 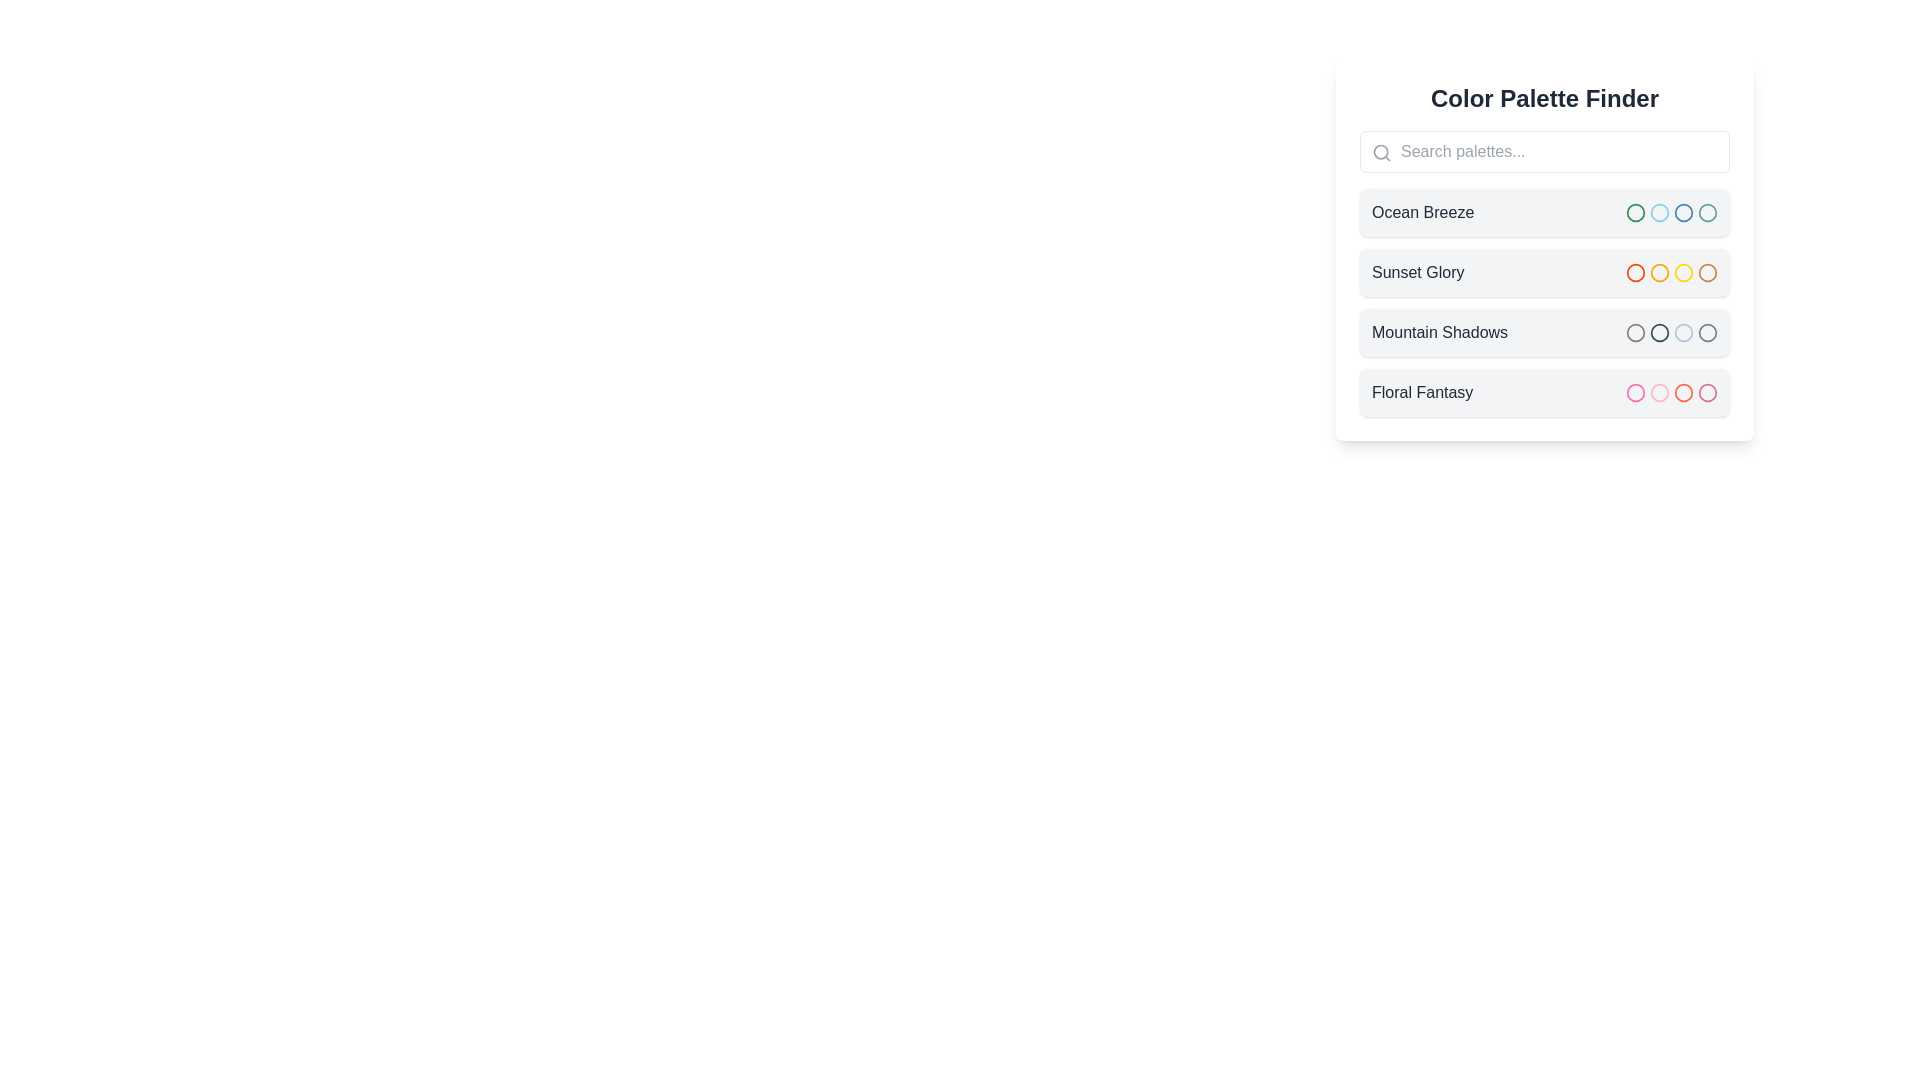 I want to click on the search icon located inside the 'Search palettes...' input field in the 'Color Palette Finder' section, so click(x=1381, y=152).